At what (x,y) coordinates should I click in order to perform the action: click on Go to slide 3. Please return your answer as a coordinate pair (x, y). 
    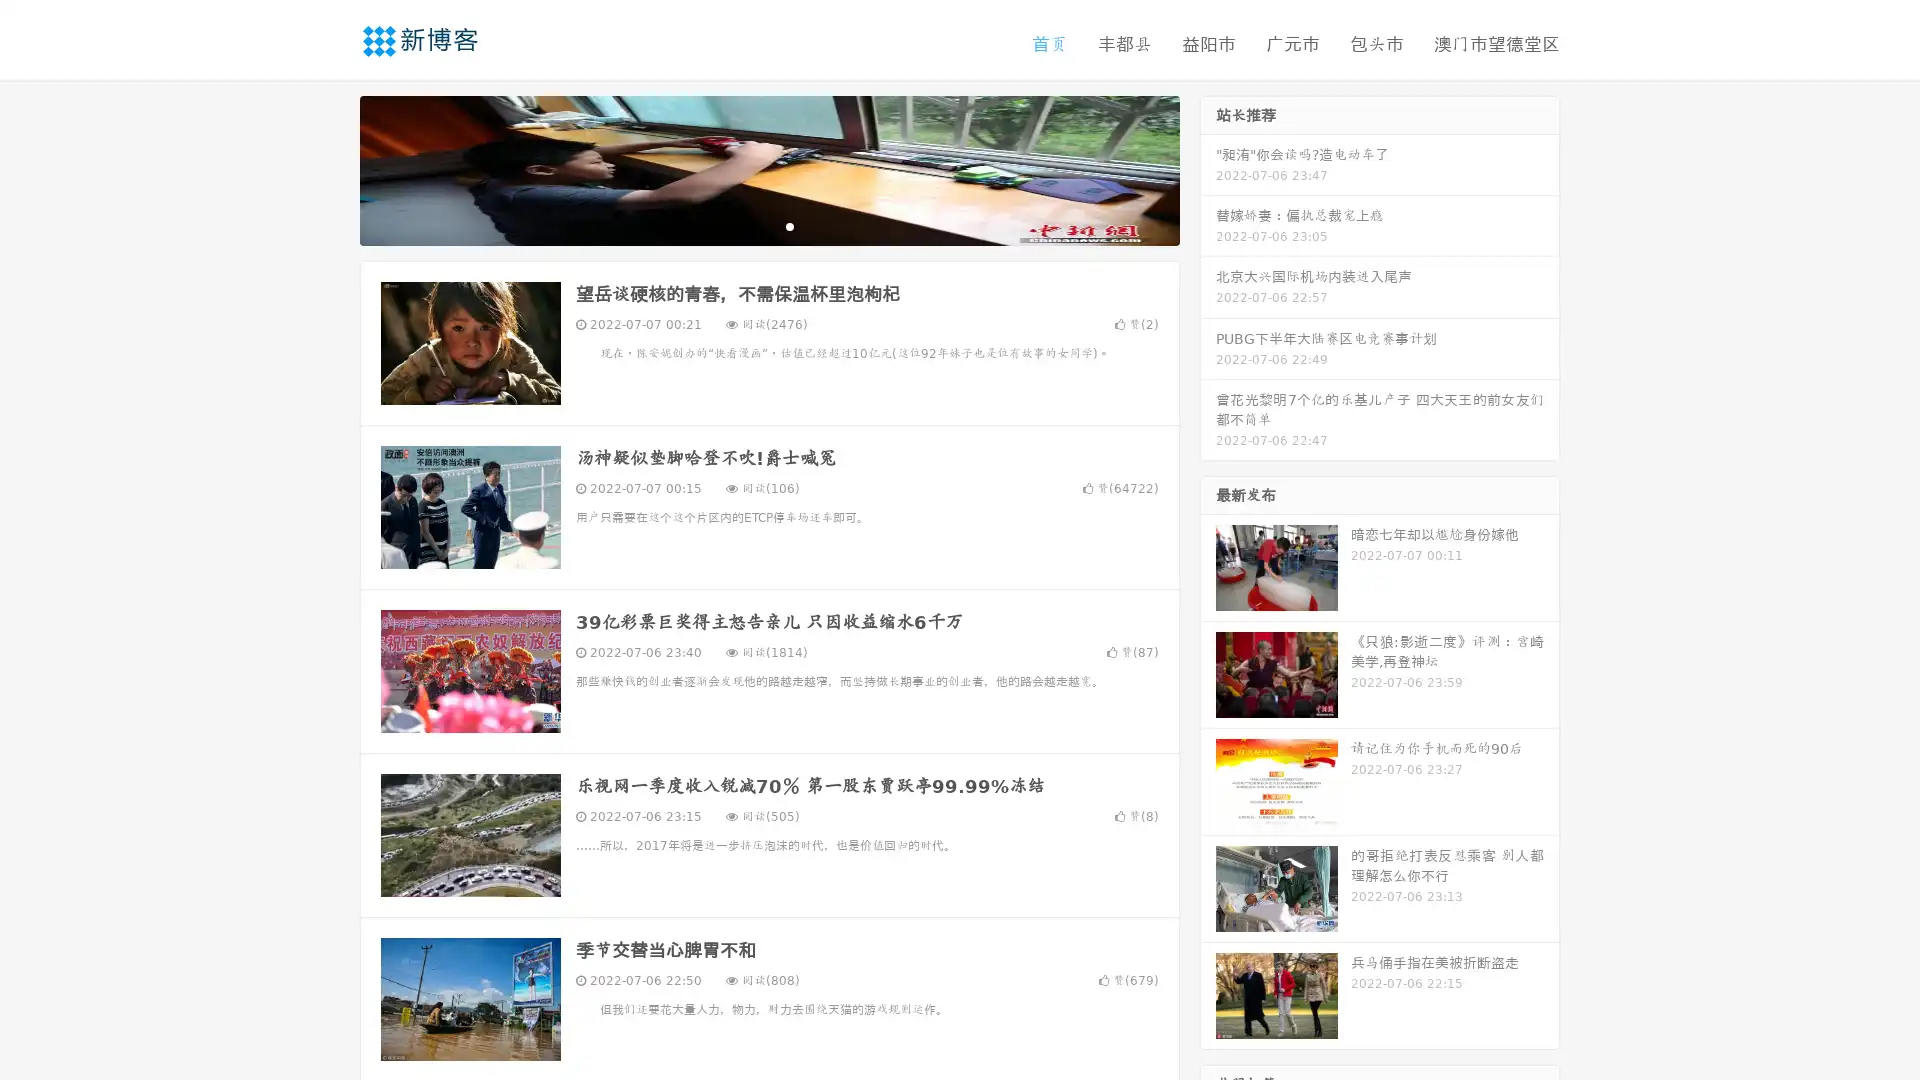
    Looking at the image, I should click on (789, 225).